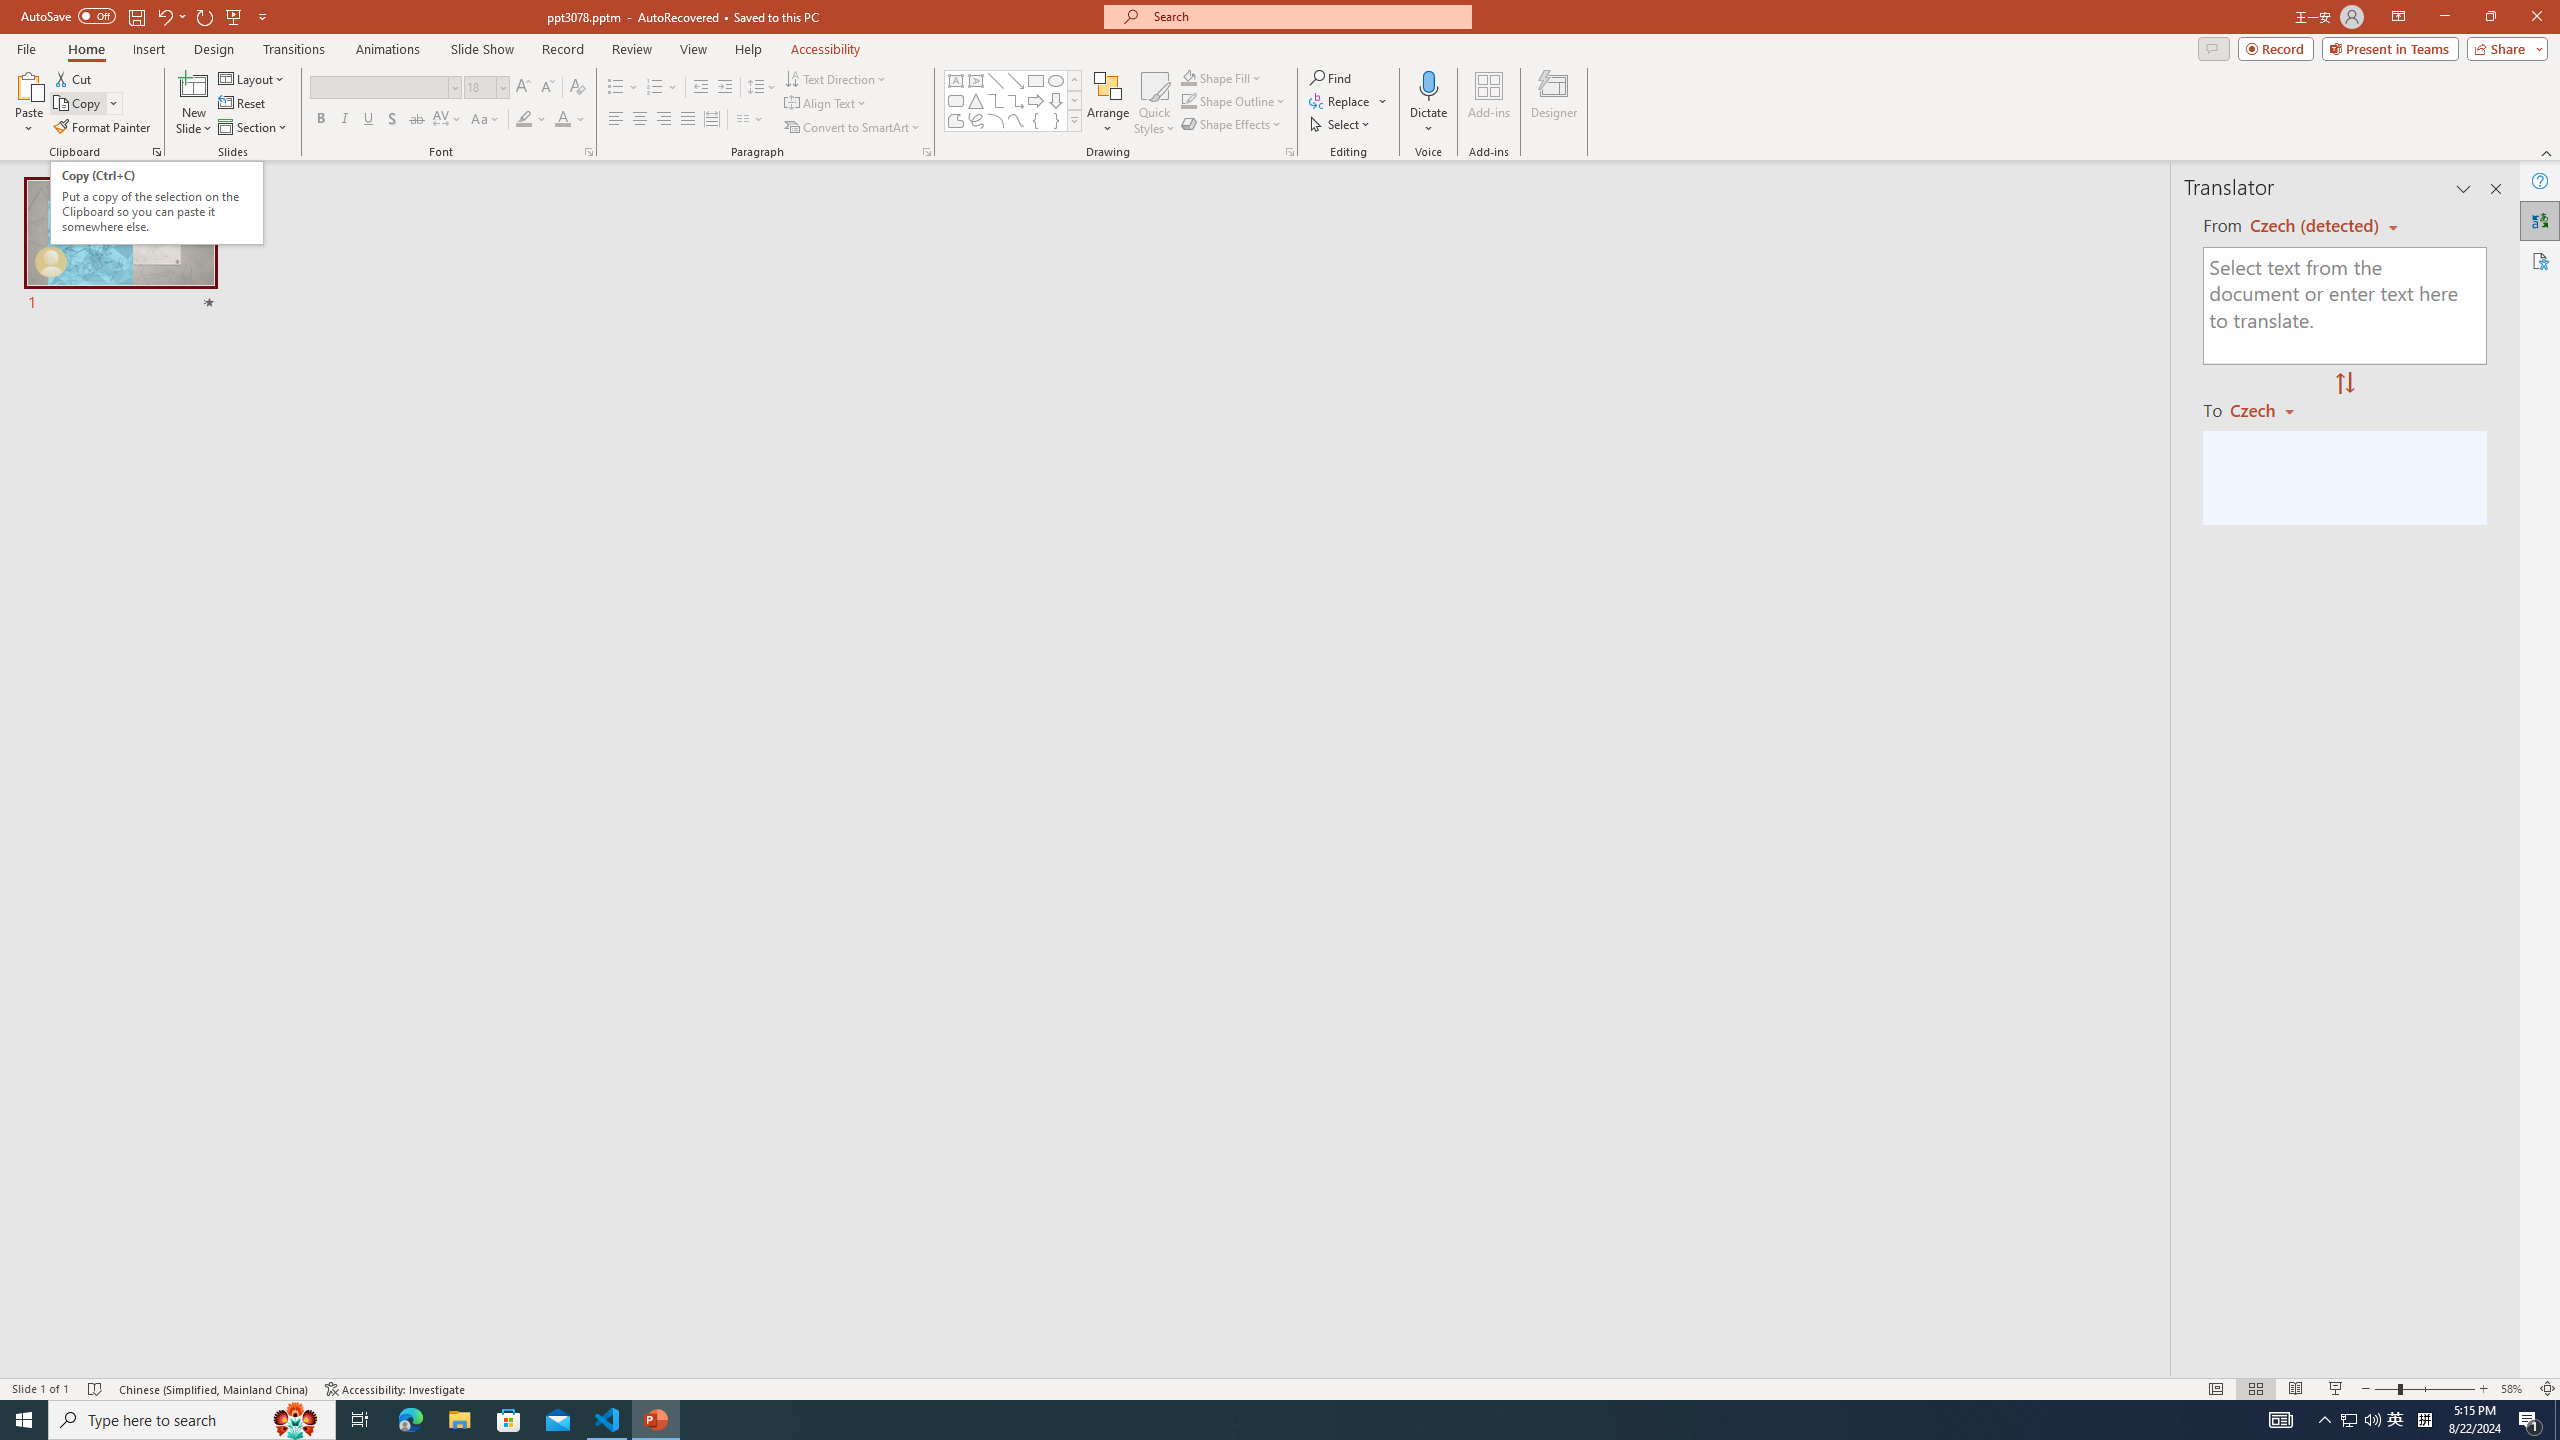  What do you see at coordinates (293, 49) in the screenshot?
I see `'Transitions'` at bounding box center [293, 49].